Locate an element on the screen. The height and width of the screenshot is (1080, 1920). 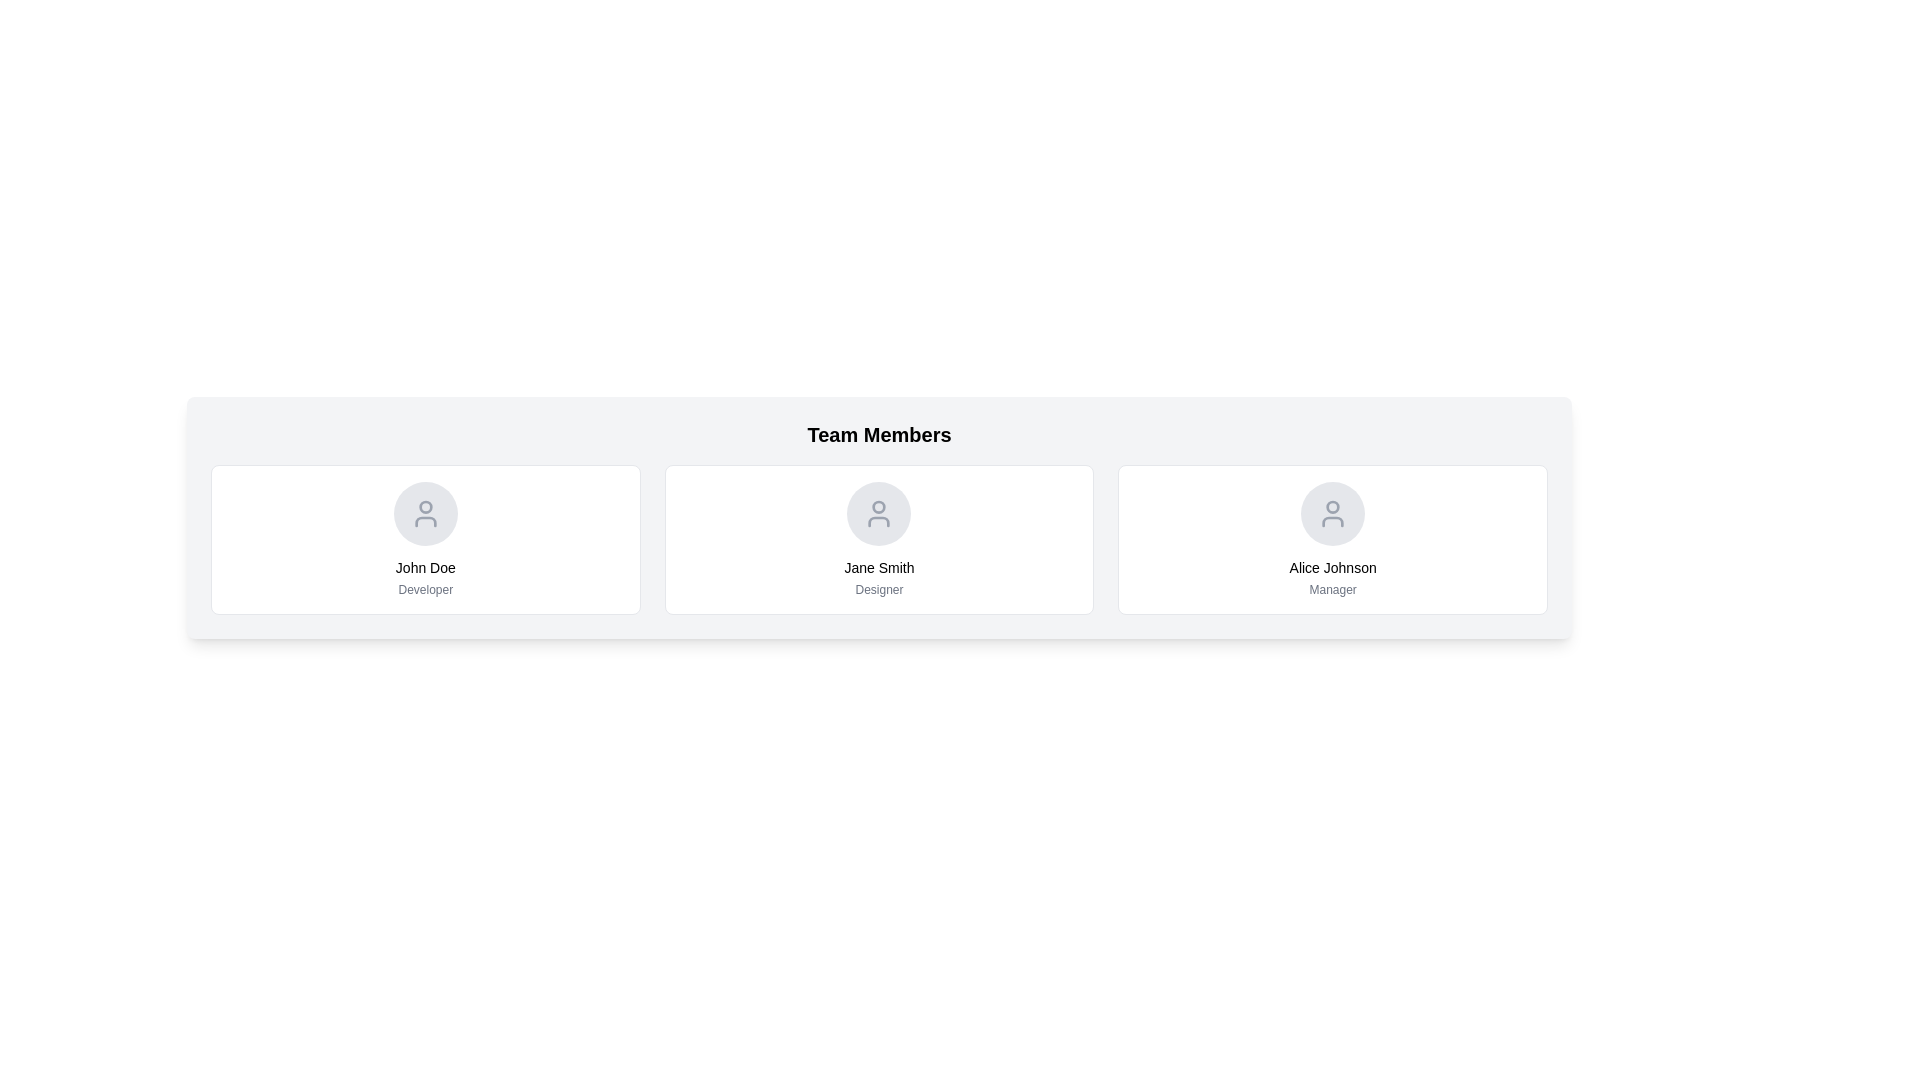
the circular badge or status indicator located on the head portion of the user profile icon for Alice Johnson is located at coordinates (1333, 506).